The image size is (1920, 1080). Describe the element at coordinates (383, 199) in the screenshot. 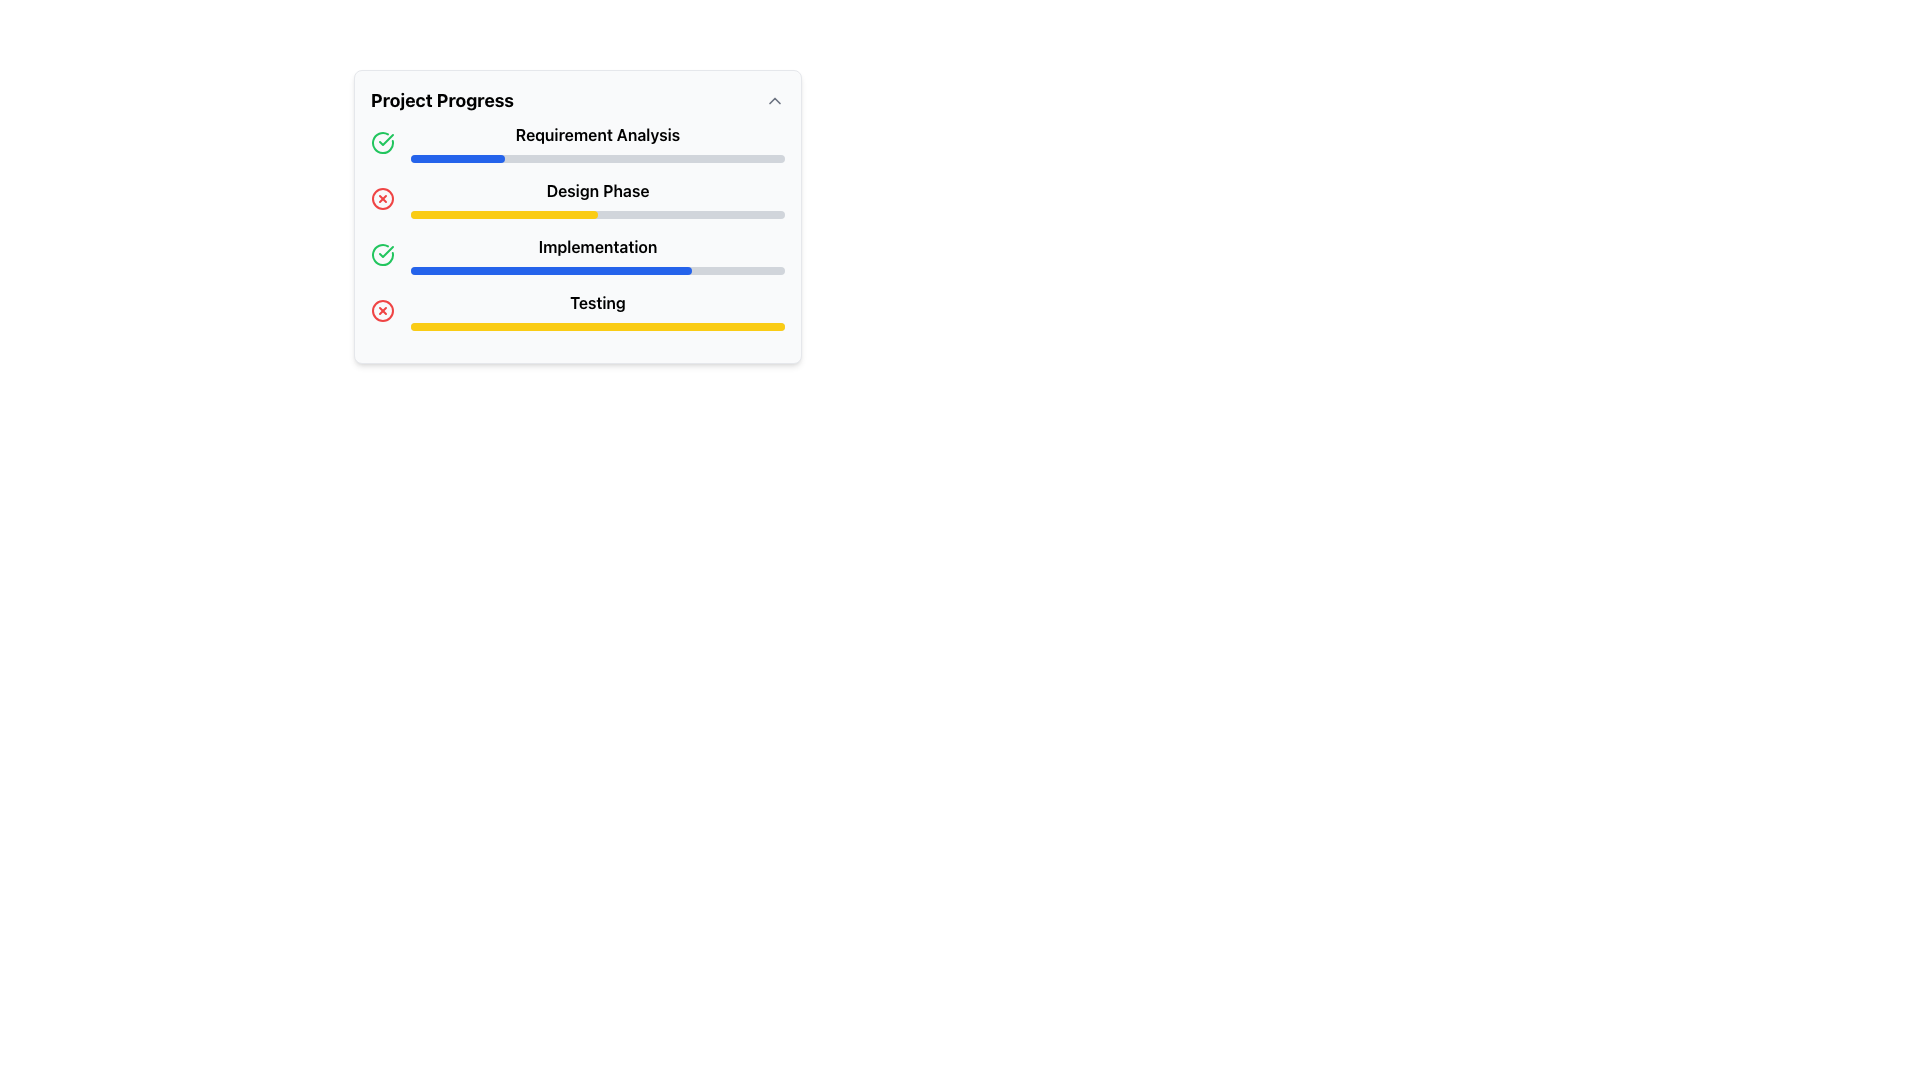

I see `the red circular 'error' icon with a white cross inside, which represents a 'cancel' or 'close' action, located next to the 'Design Phase' label in the progress tracker interface` at that location.